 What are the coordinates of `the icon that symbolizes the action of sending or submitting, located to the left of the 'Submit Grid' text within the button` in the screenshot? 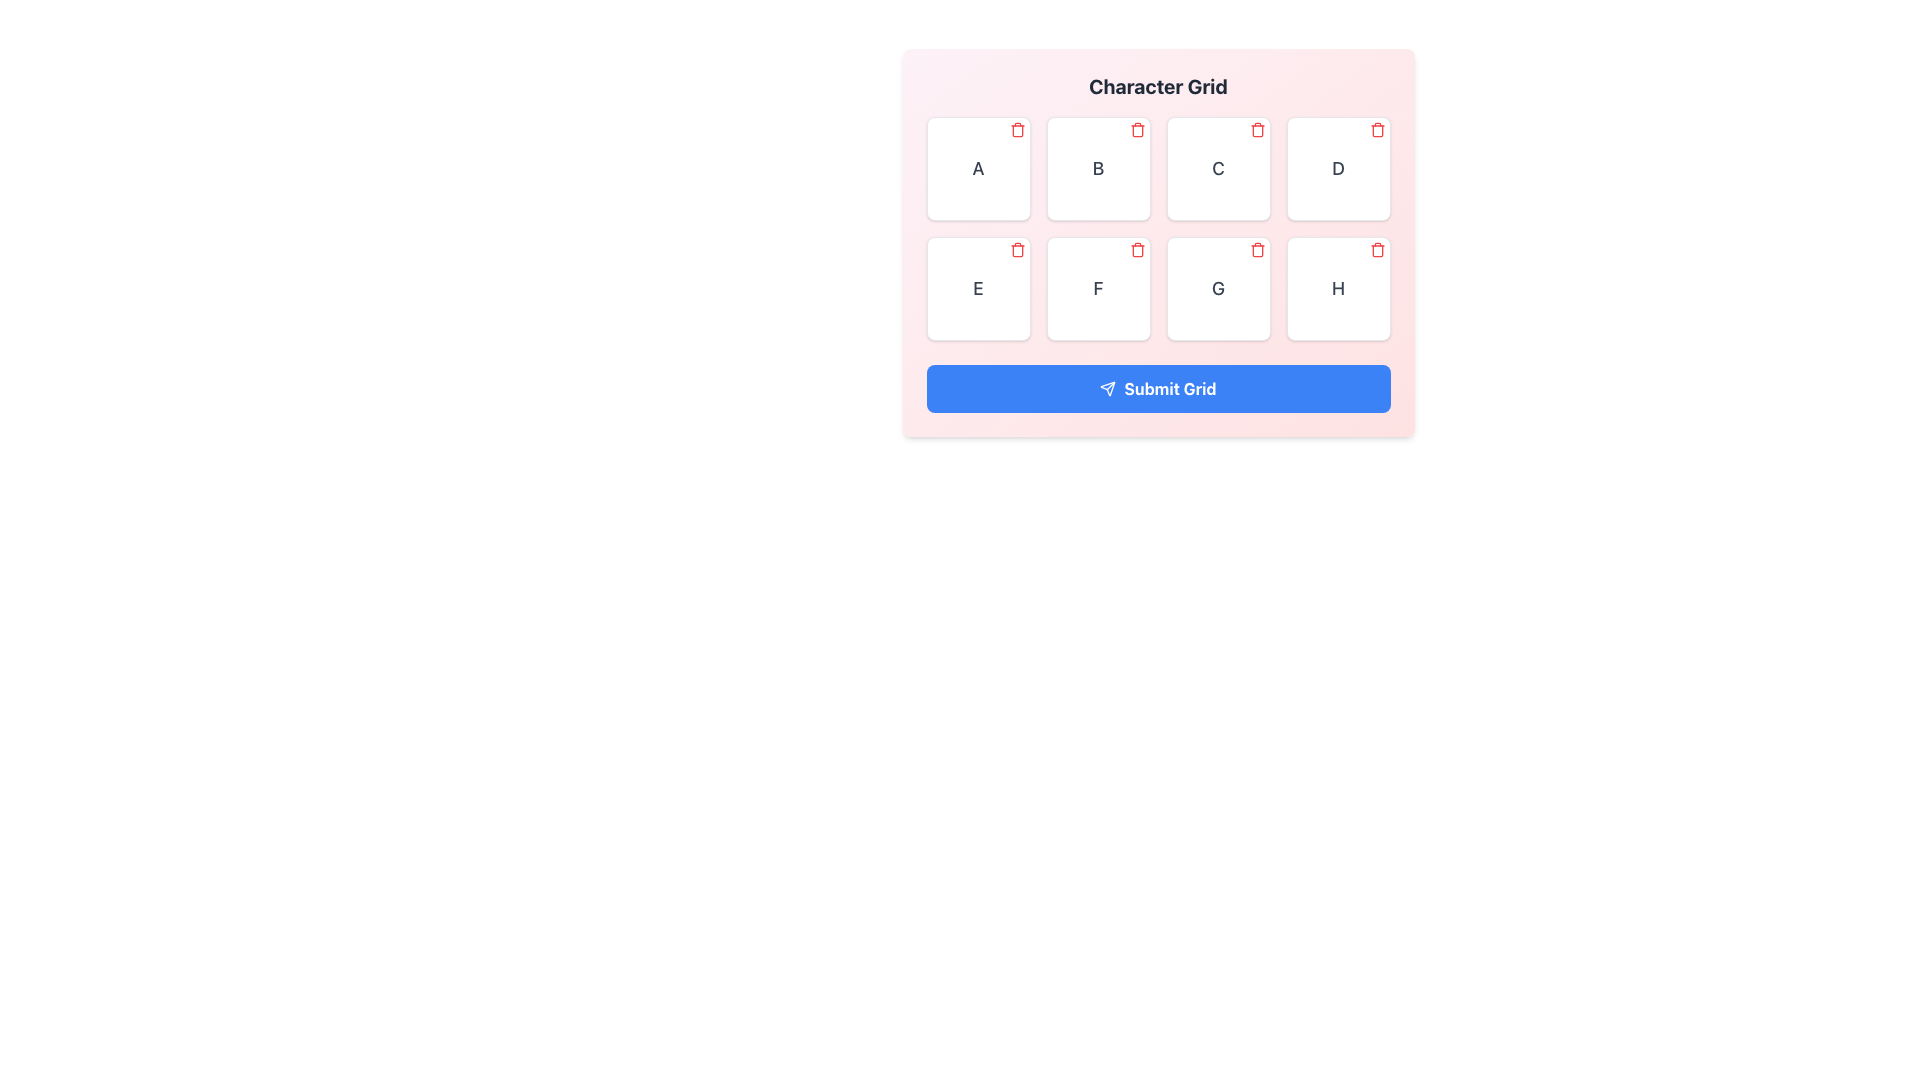 It's located at (1107, 389).